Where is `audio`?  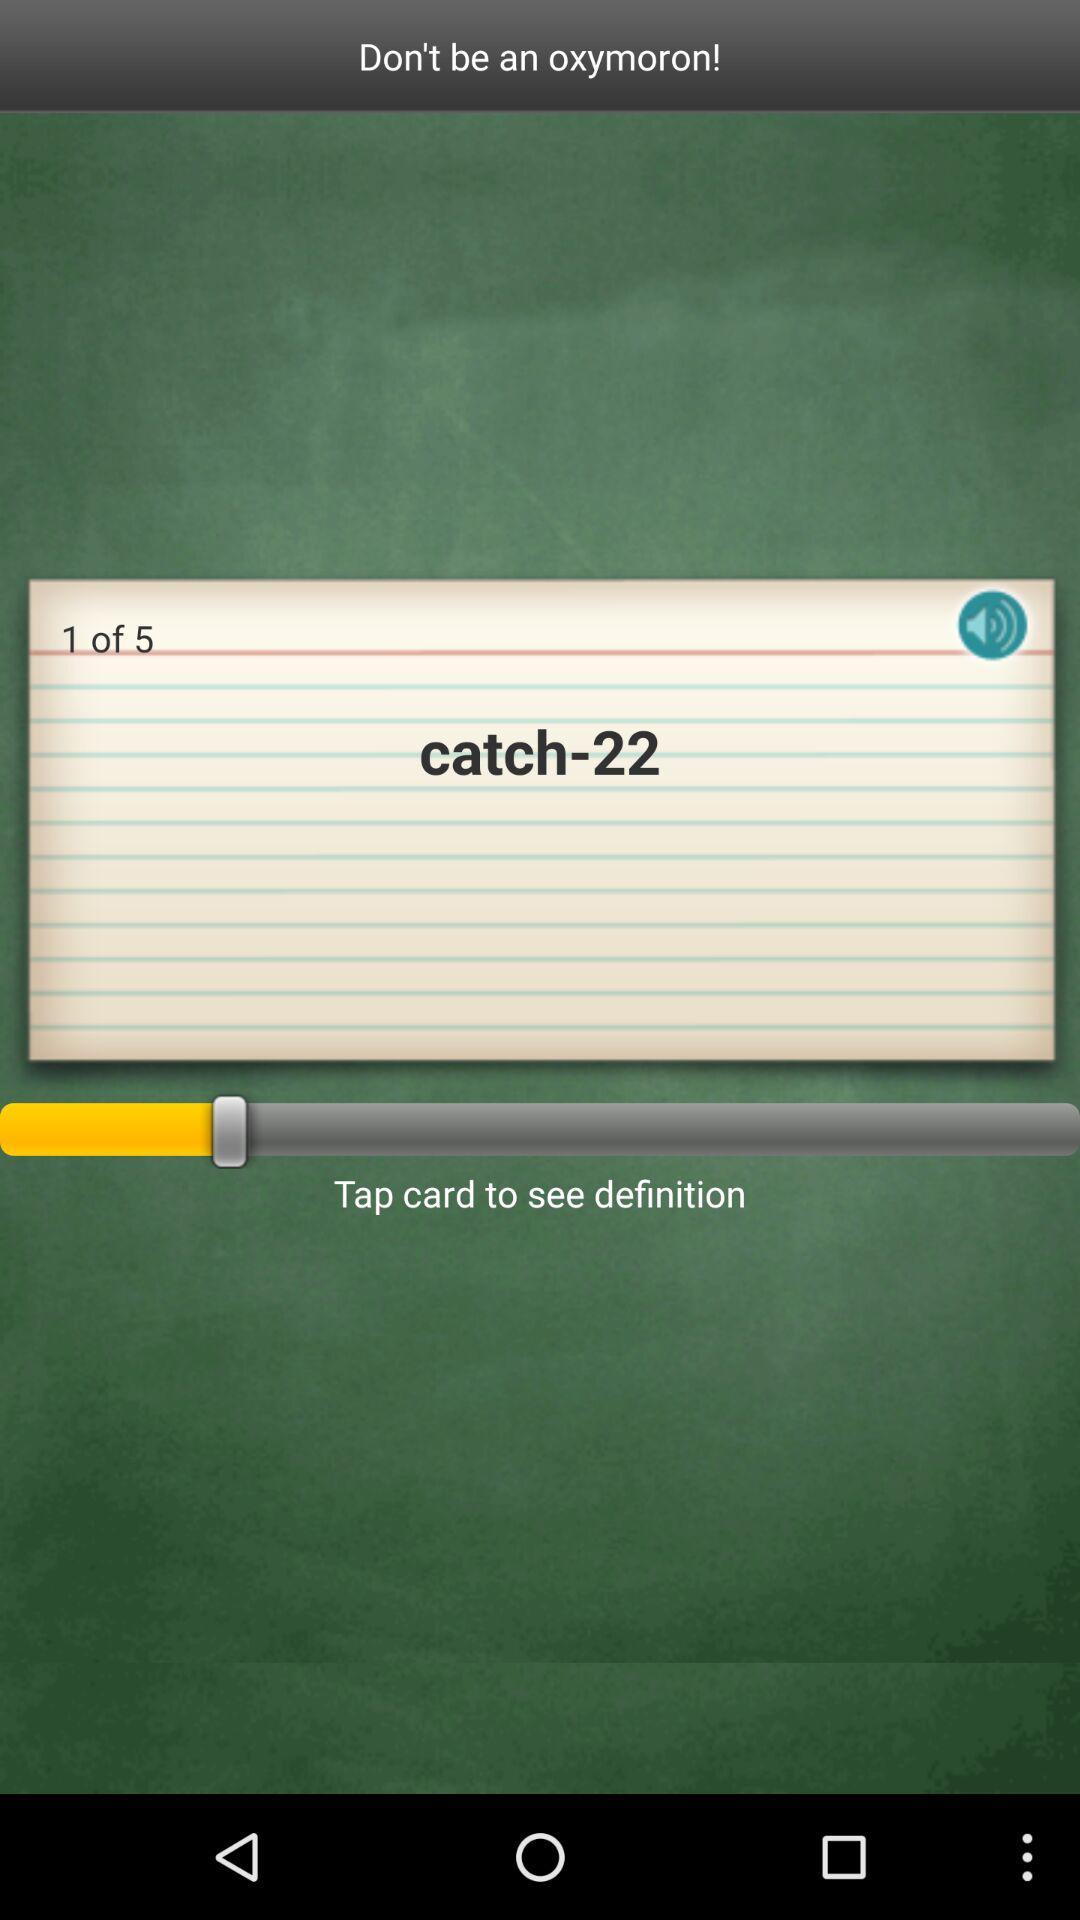
audio is located at coordinates (992, 642).